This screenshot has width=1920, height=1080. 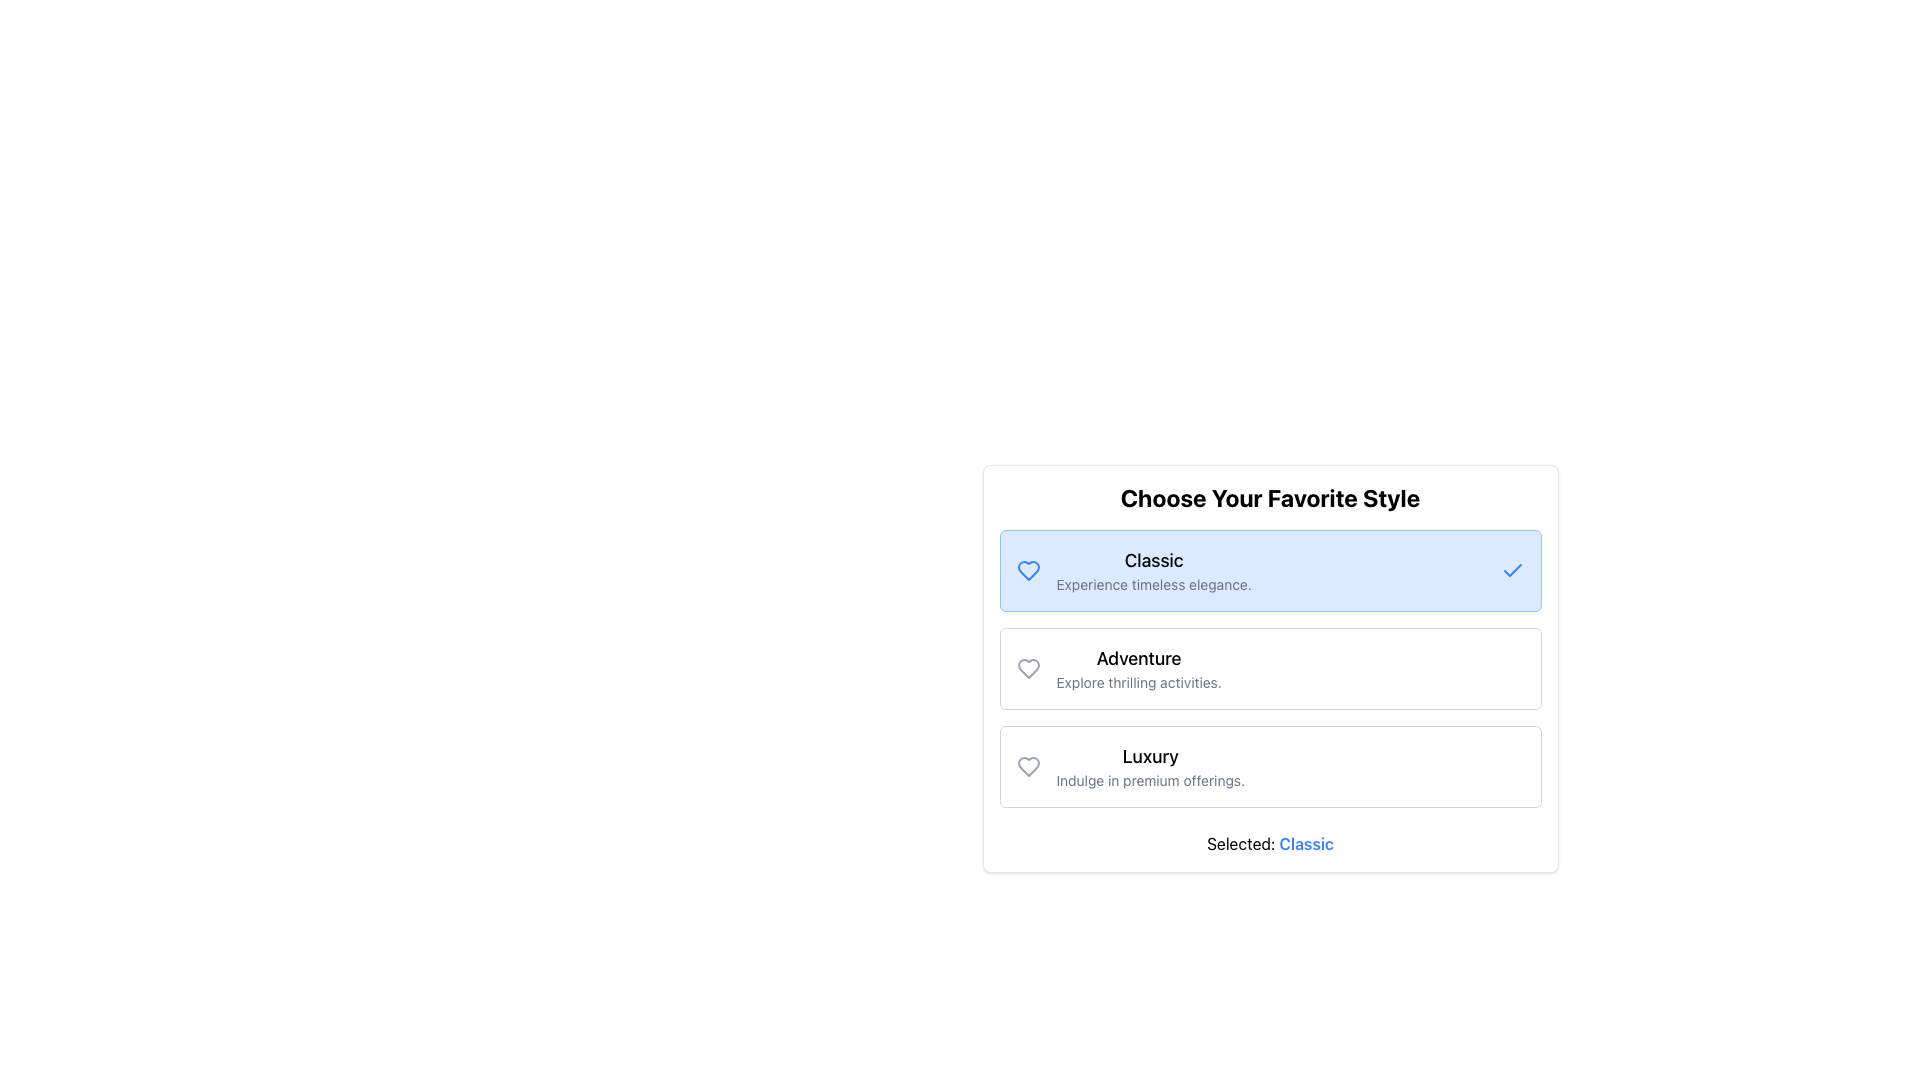 What do you see at coordinates (1028, 766) in the screenshot?
I see `the heart-shaped icon located to the left of the 'Luxury' option box in the vertical selection menu` at bounding box center [1028, 766].